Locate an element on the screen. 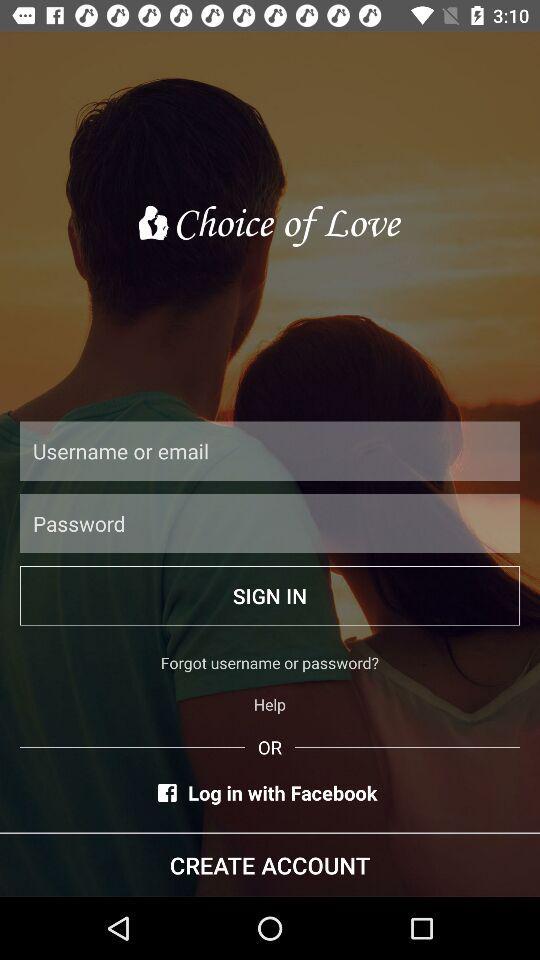  type your email is located at coordinates (270, 451).